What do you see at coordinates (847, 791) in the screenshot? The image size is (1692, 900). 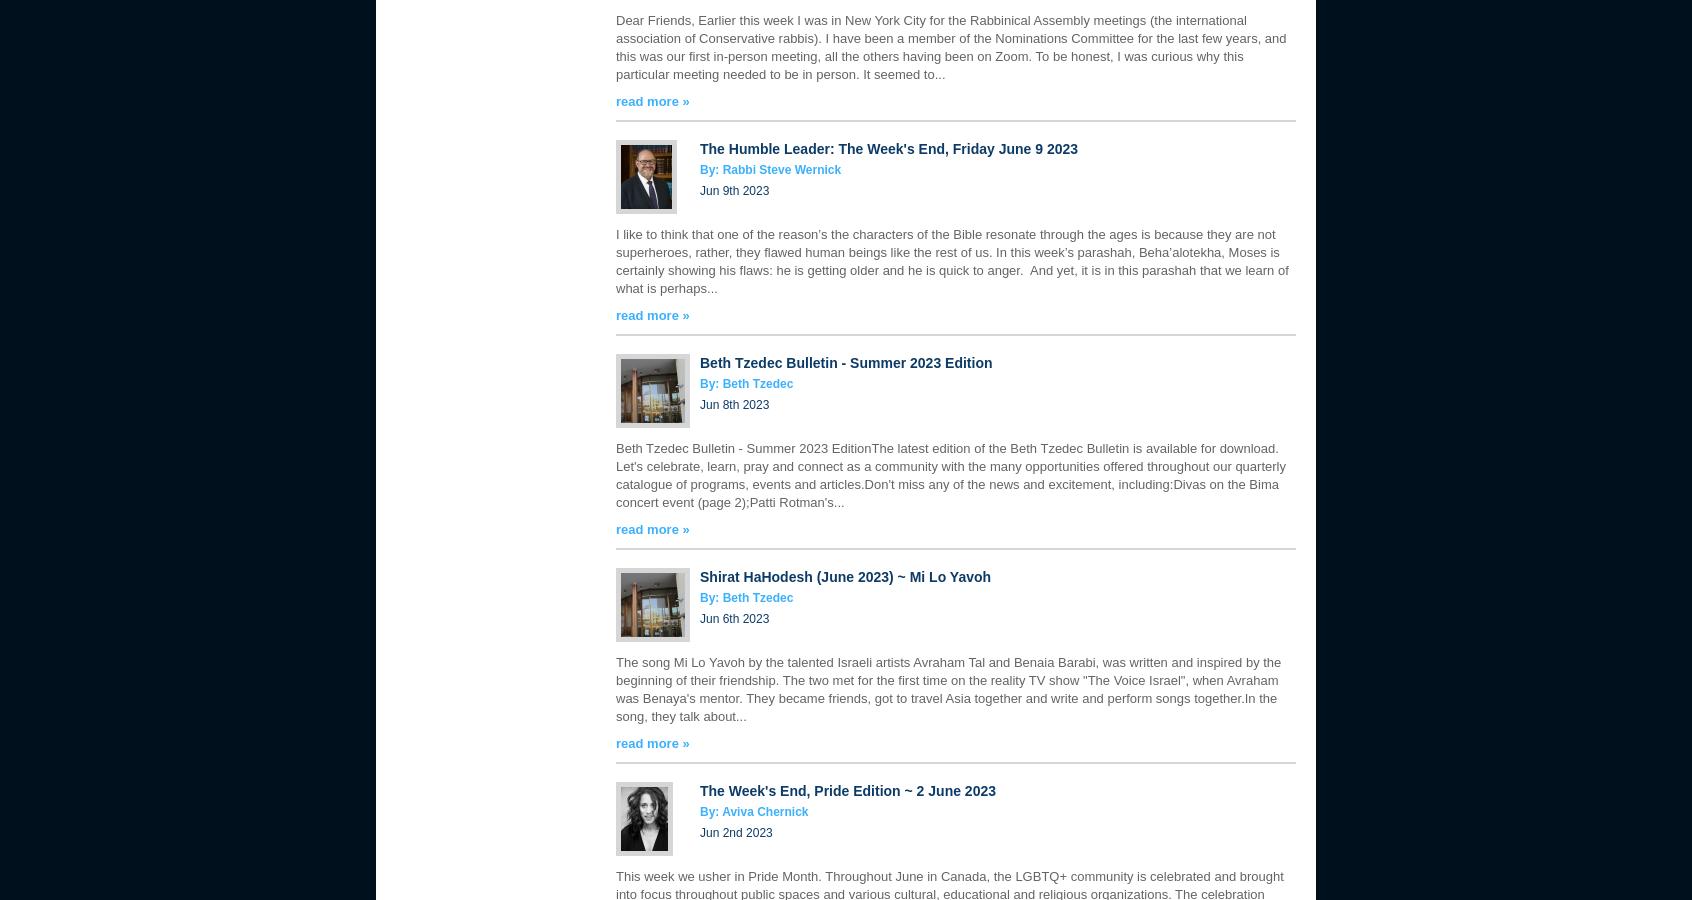 I see `'The Week's End, Pride Edition ~ 2 June 2023'` at bounding box center [847, 791].